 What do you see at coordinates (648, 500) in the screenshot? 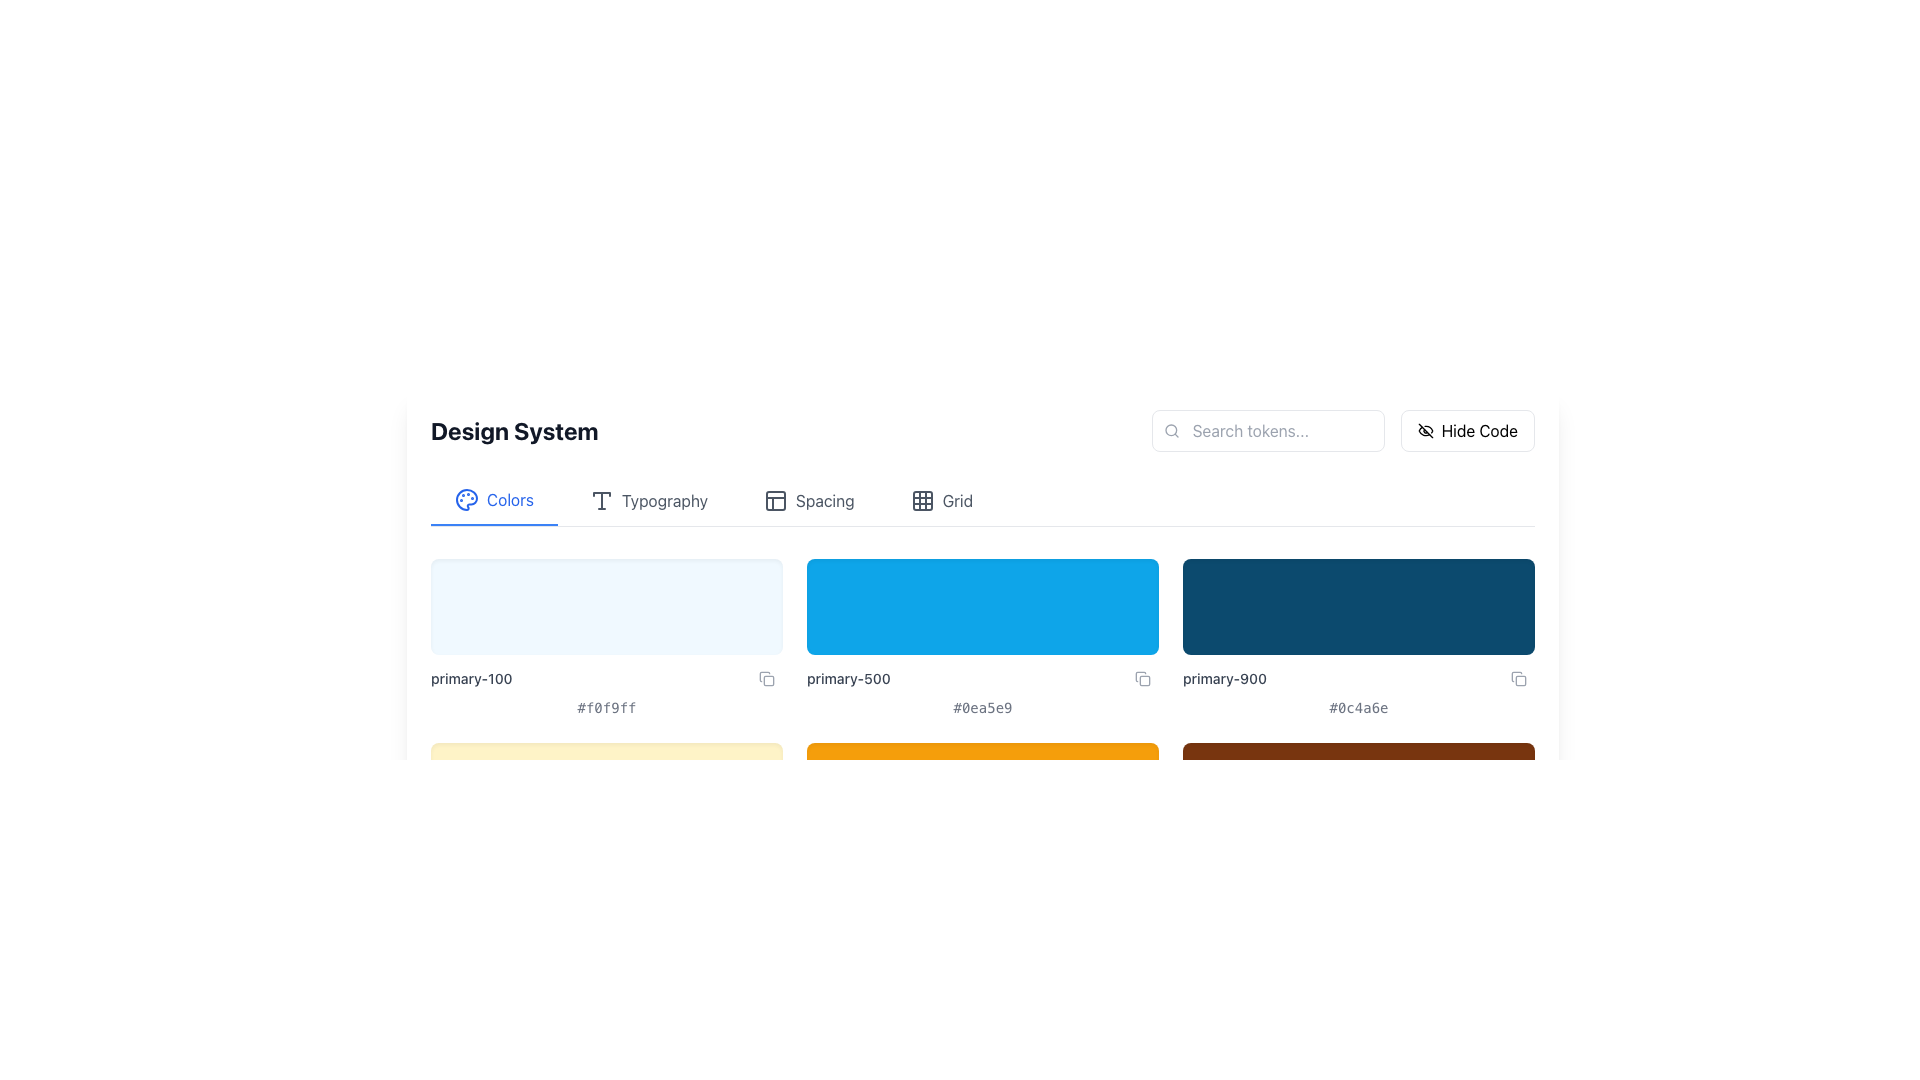
I see `the 'Typography' button, which is styled in gray and features a text icon` at bounding box center [648, 500].